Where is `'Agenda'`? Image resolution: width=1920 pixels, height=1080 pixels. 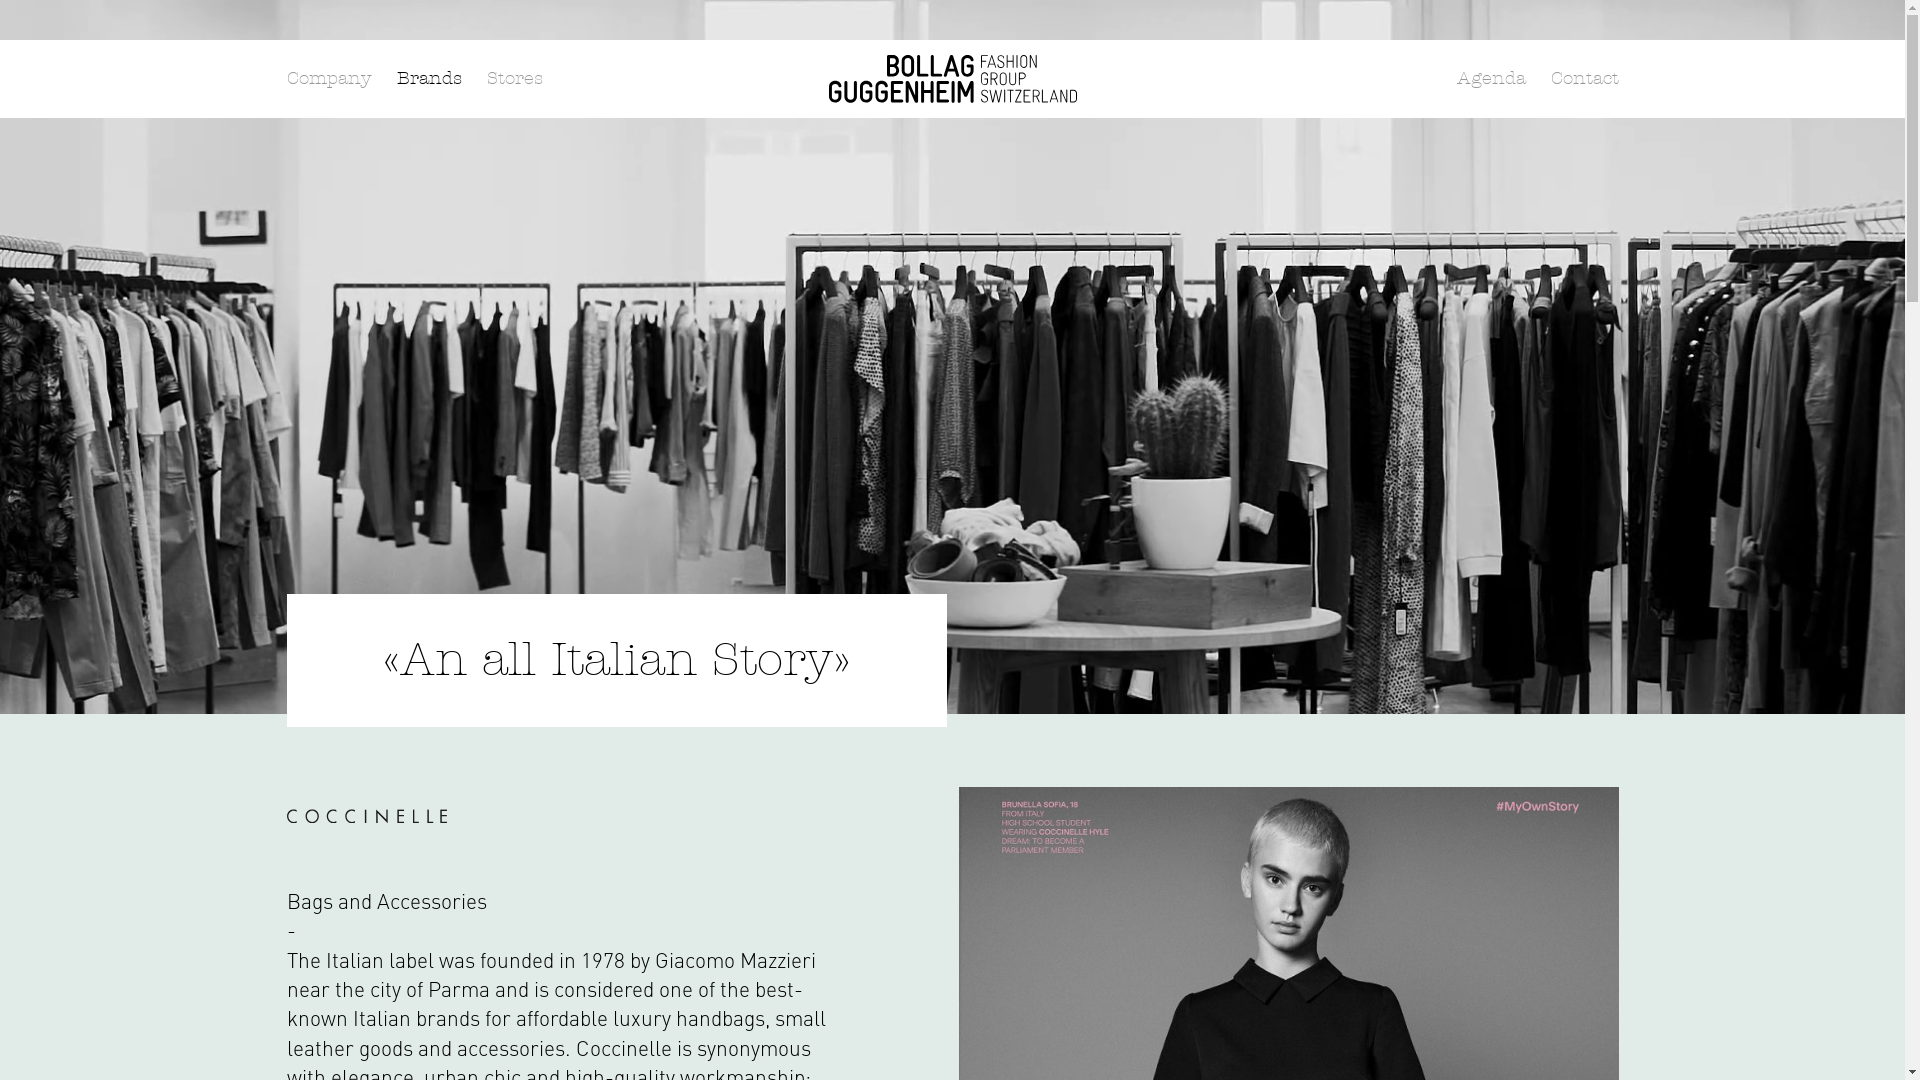 'Agenda' is located at coordinates (1490, 77).